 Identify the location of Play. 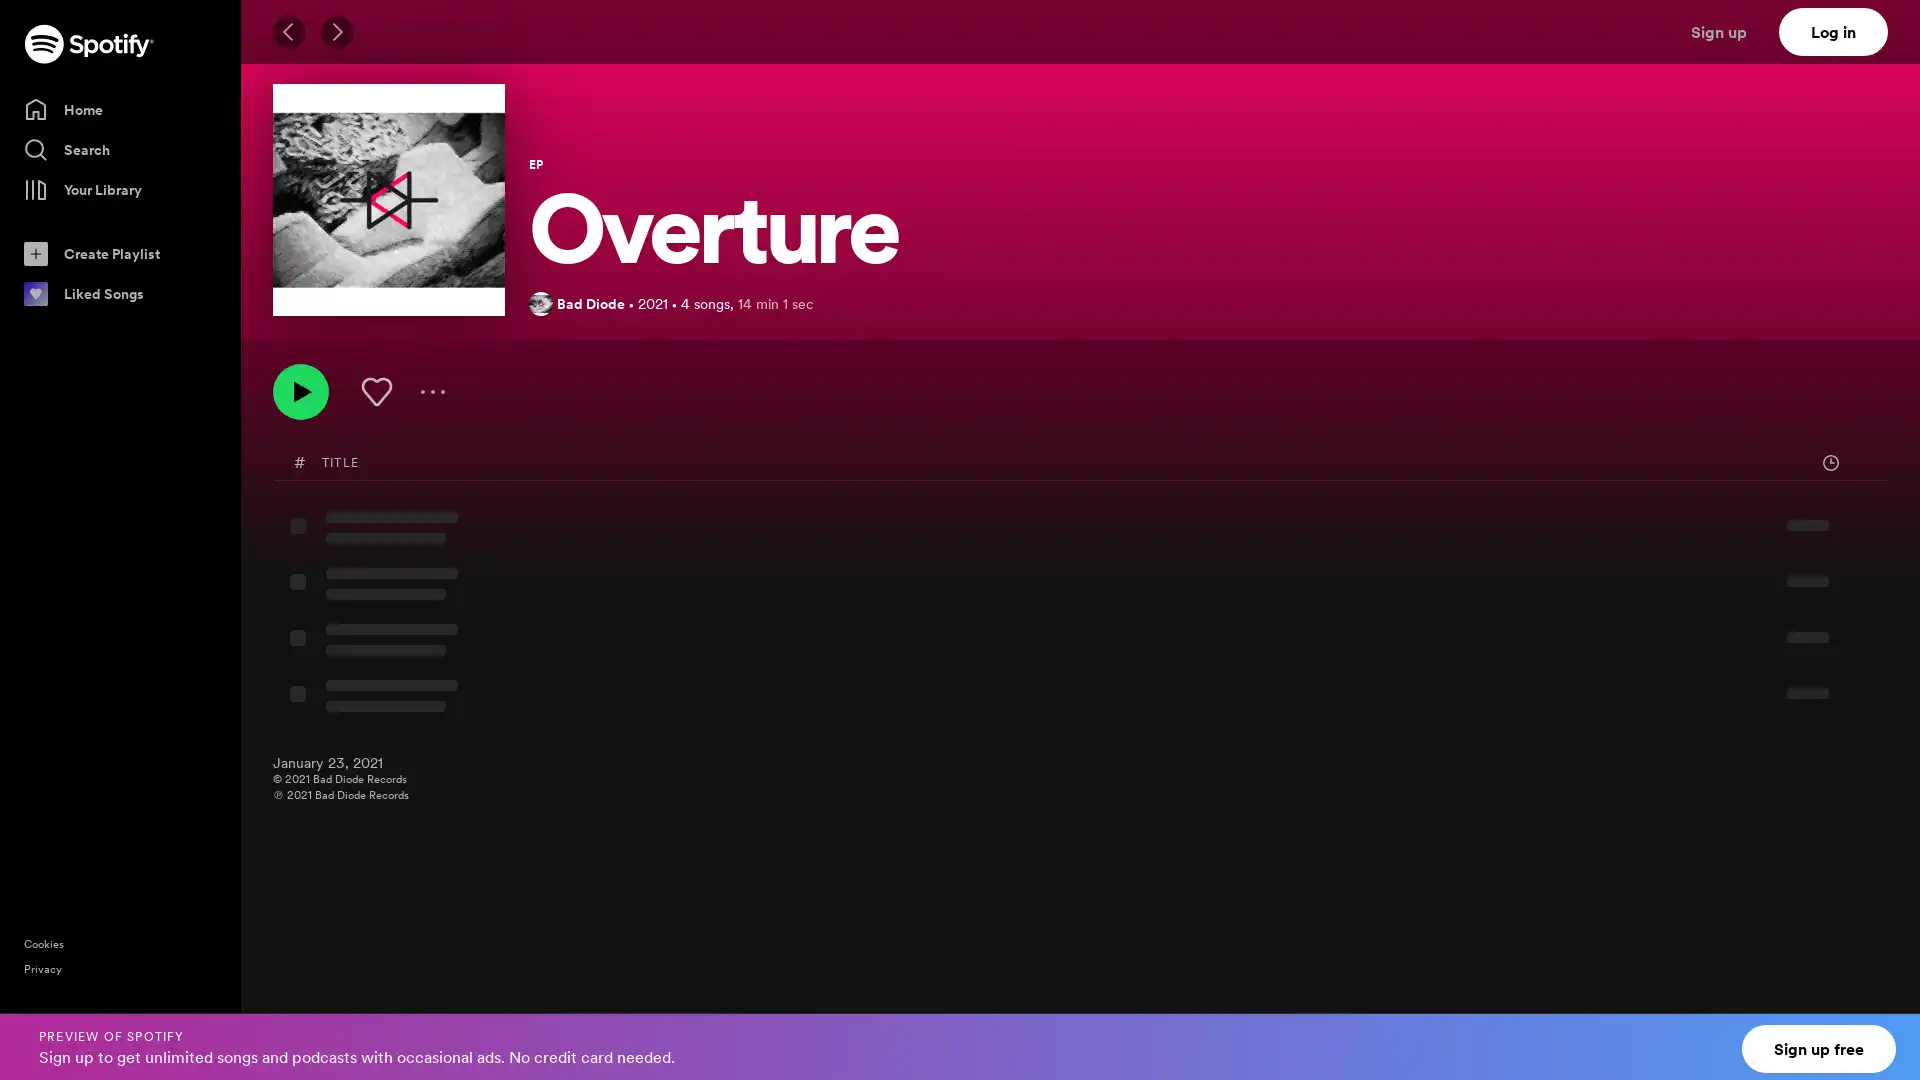
(300, 392).